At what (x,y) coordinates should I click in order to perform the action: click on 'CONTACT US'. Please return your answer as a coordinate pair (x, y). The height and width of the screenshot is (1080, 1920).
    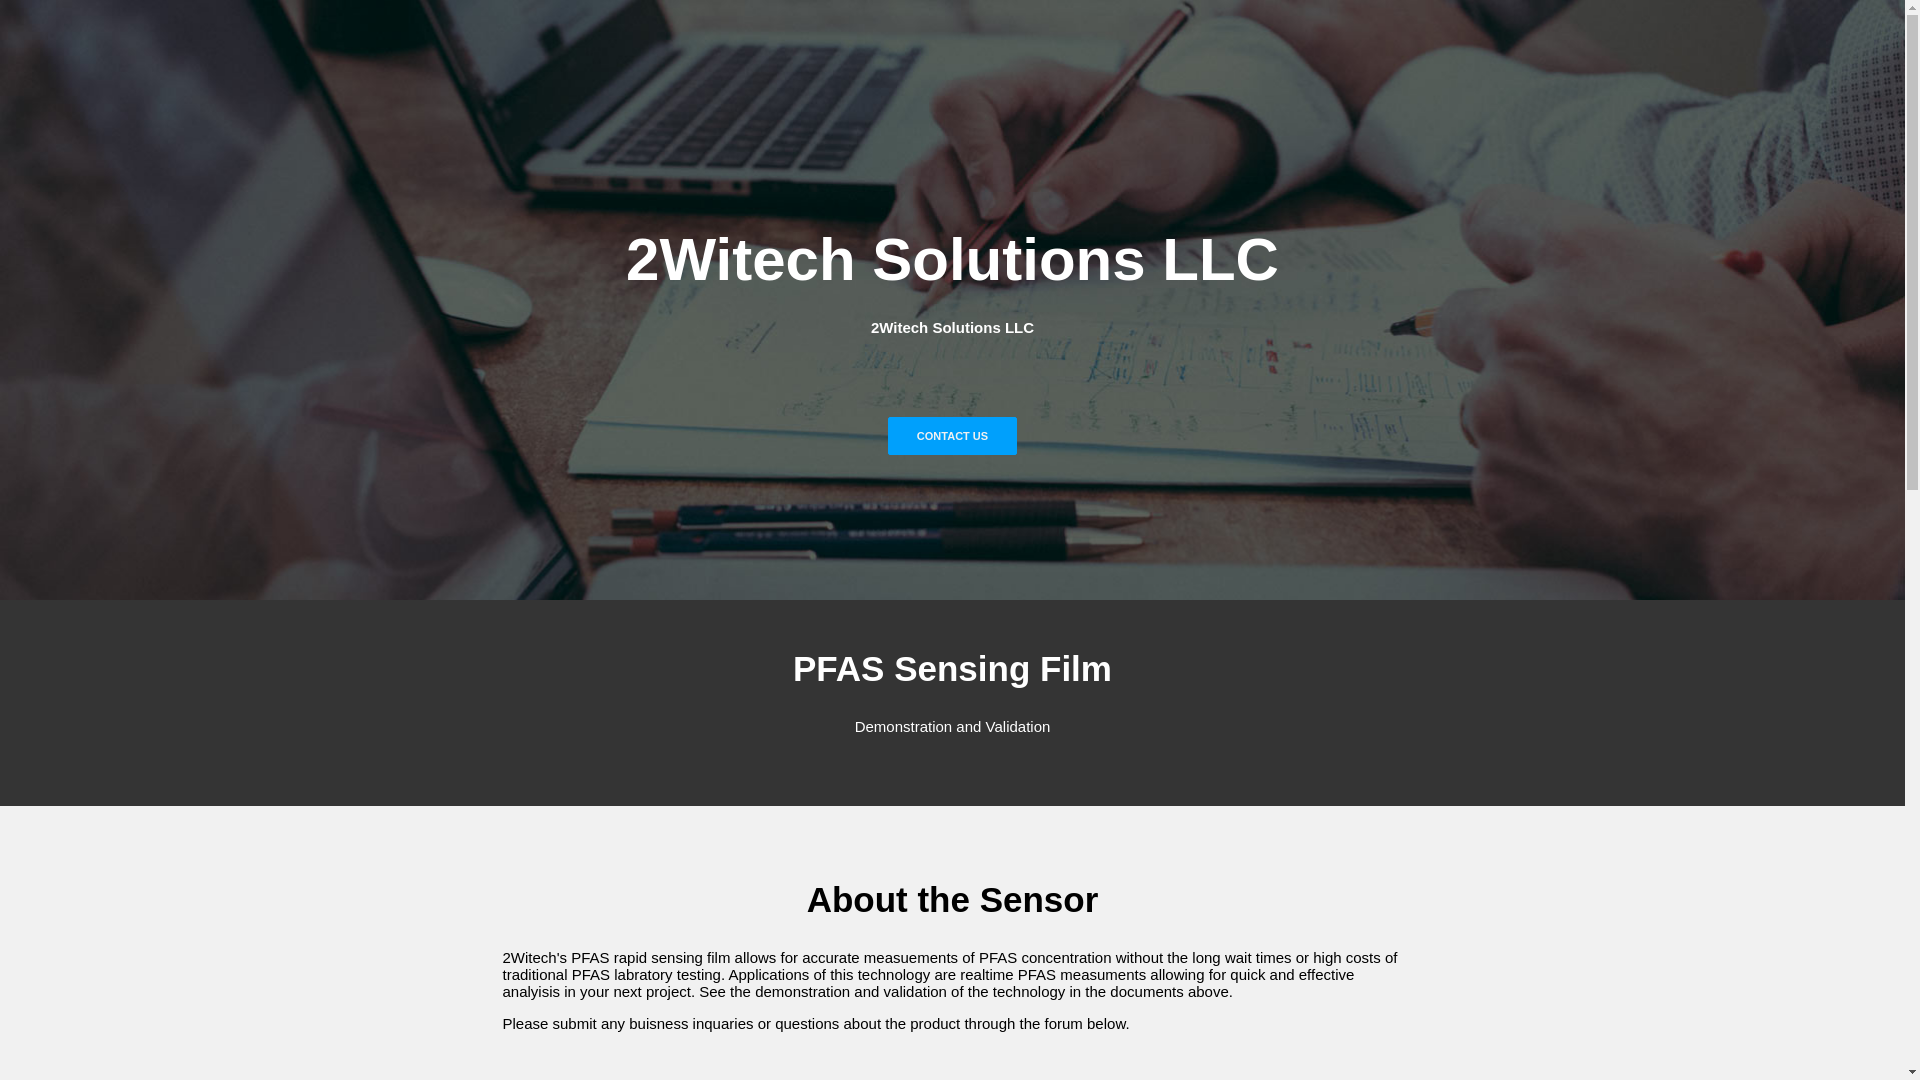
    Looking at the image, I should click on (887, 434).